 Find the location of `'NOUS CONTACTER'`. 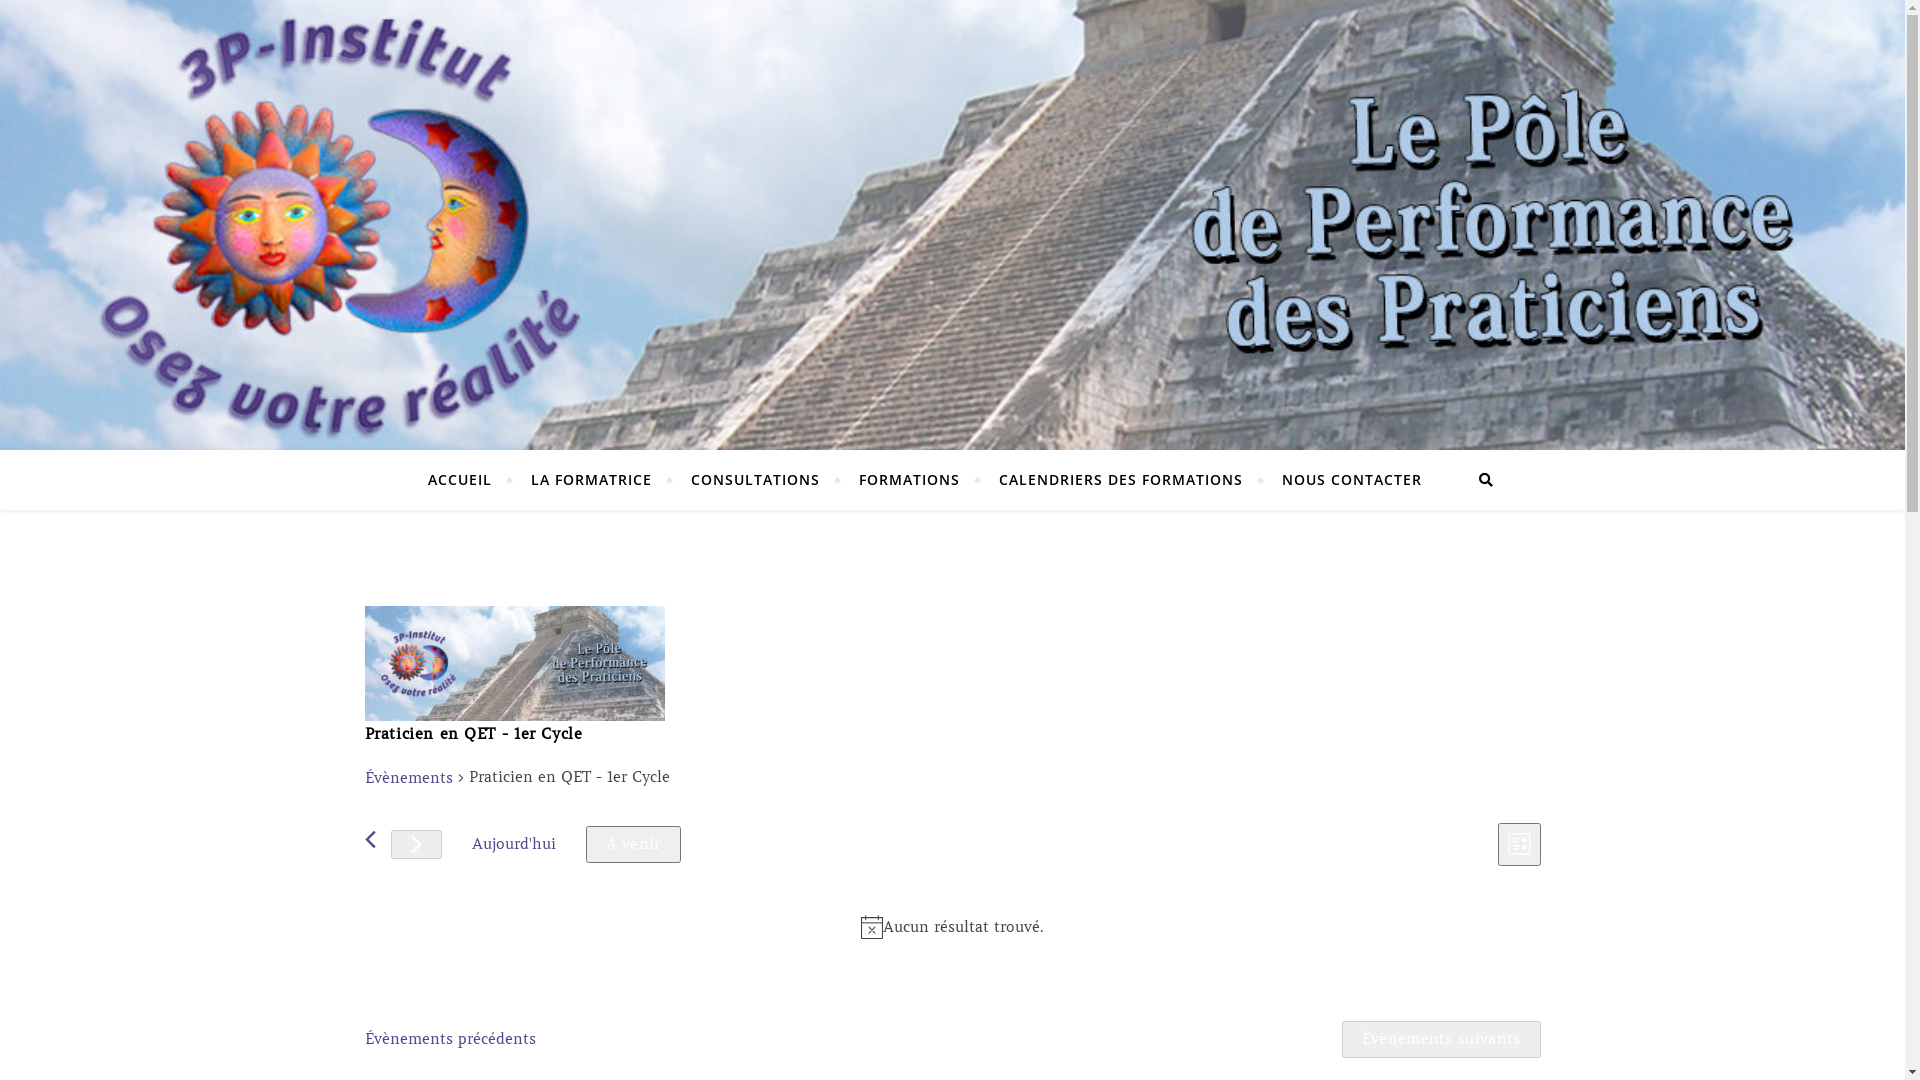

'NOUS CONTACTER' is located at coordinates (1343, 479).